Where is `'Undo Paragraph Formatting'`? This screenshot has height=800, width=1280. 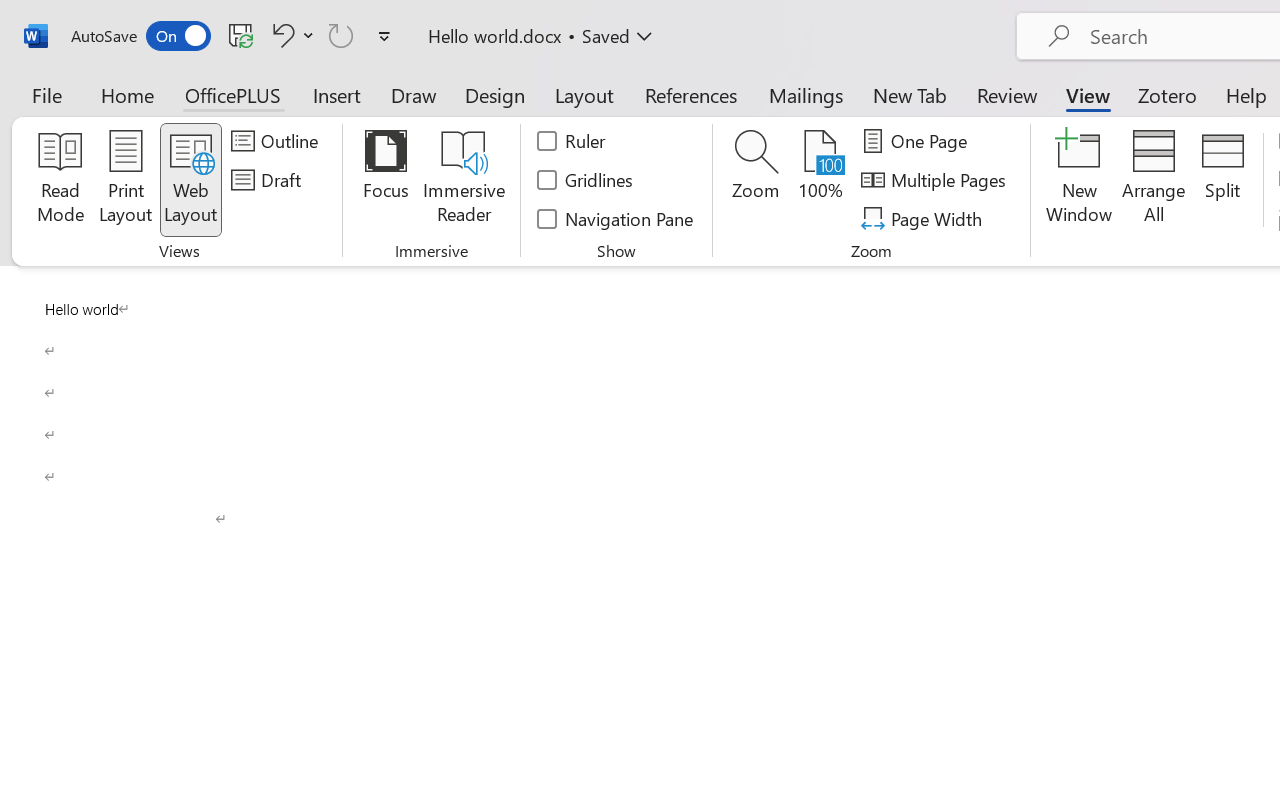
'Undo Paragraph Formatting' is located at coordinates (279, 34).